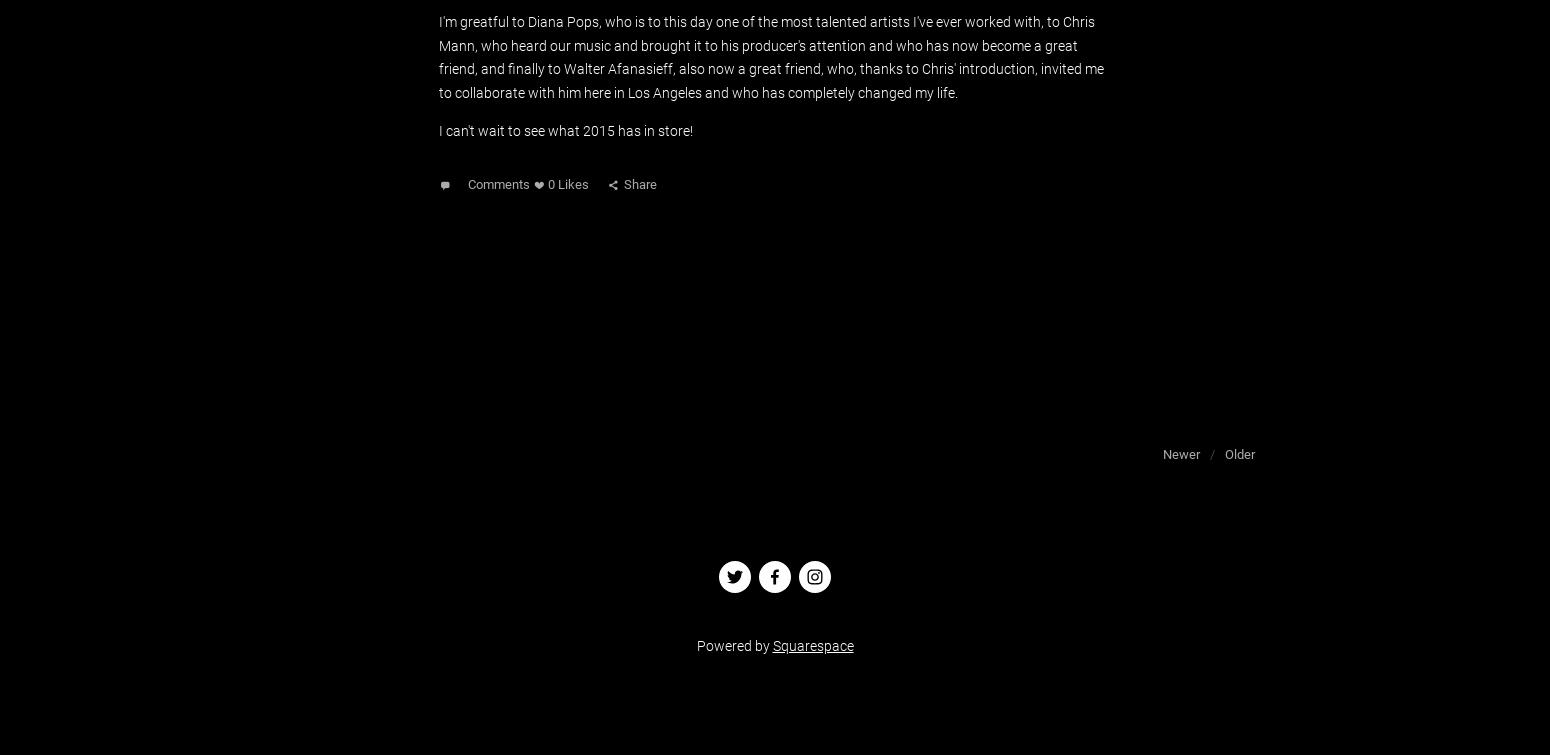 The width and height of the screenshot is (1550, 755). I want to click on ', who is to this day one of the most talented', so click(734, 20).